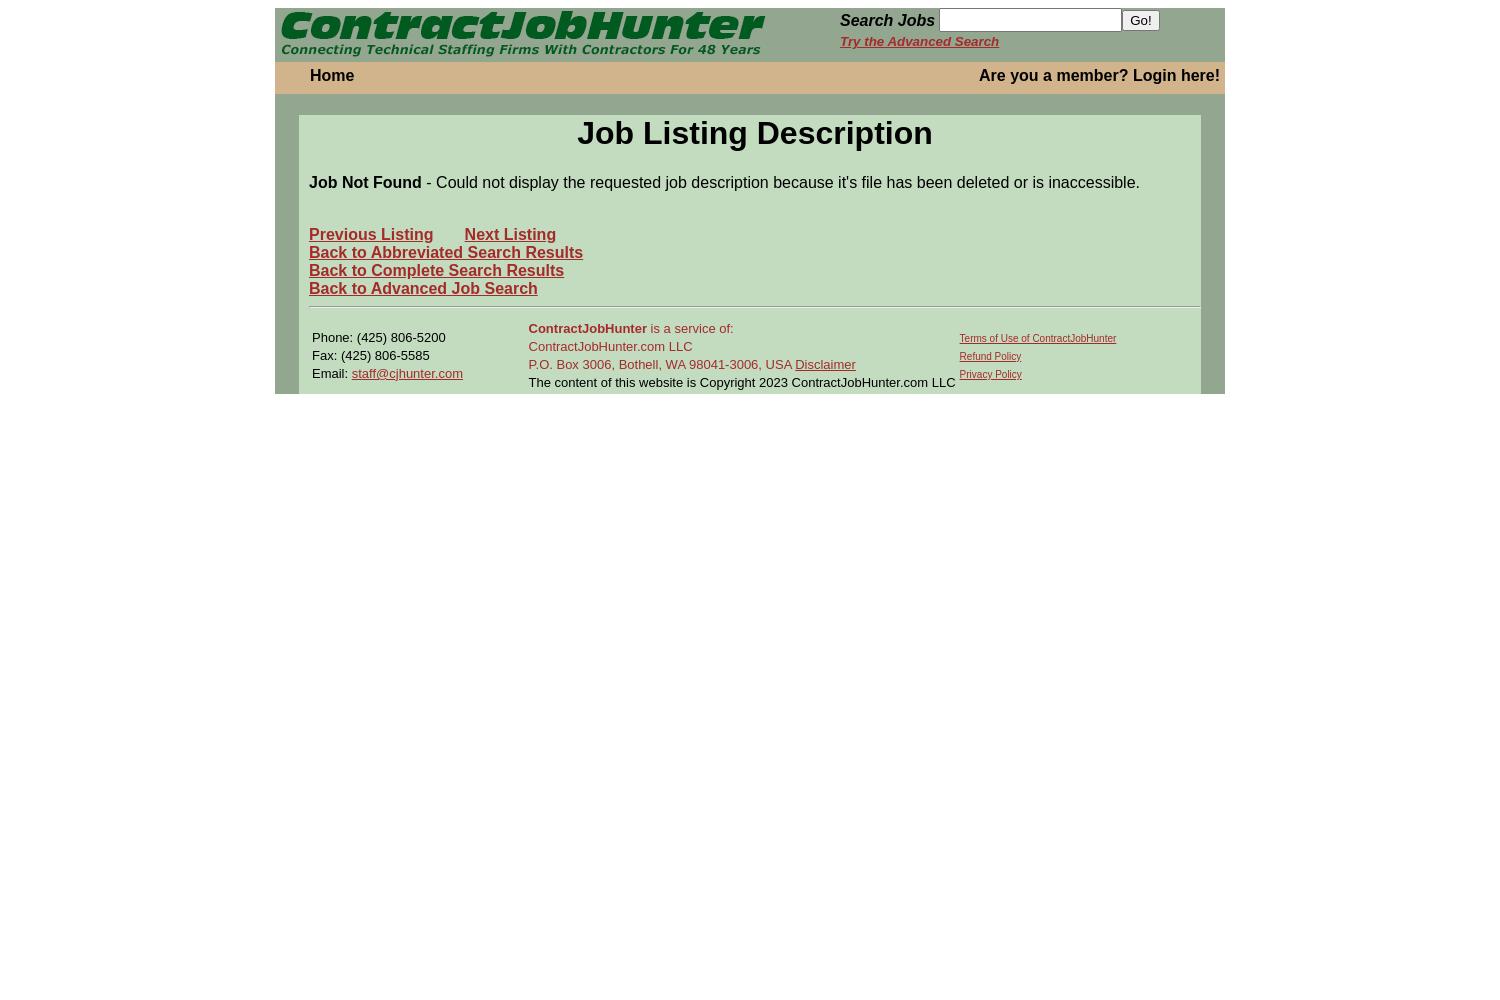 The height and width of the screenshot is (1000, 1500). Describe the element at coordinates (406, 371) in the screenshot. I see `'staff@cjhunter.com'` at that location.